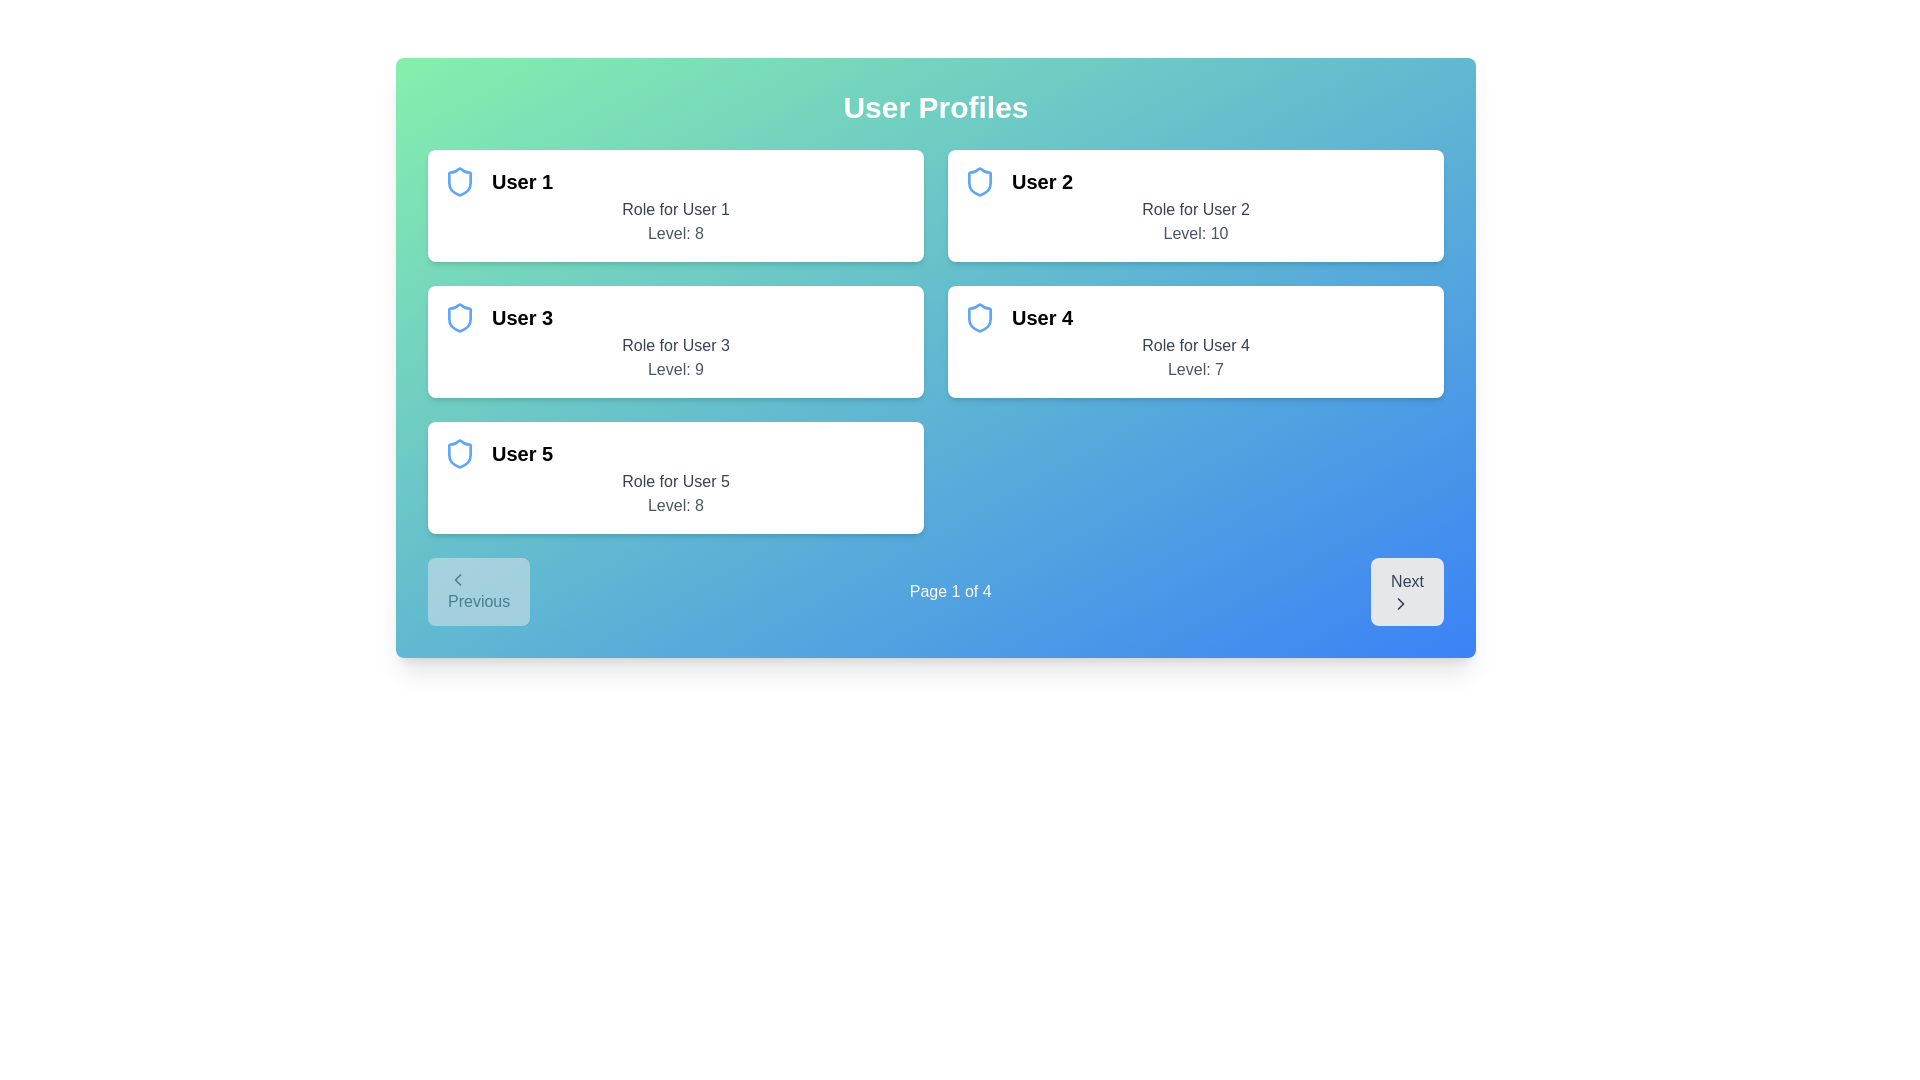 Image resolution: width=1920 pixels, height=1080 pixels. Describe the element at coordinates (459, 454) in the screenshot. I see `the icon located in the top-left corner of the user profile card labeled 'User 5', which serves as a visual representation or marker indicating the status, role, or level of the user` at that location.